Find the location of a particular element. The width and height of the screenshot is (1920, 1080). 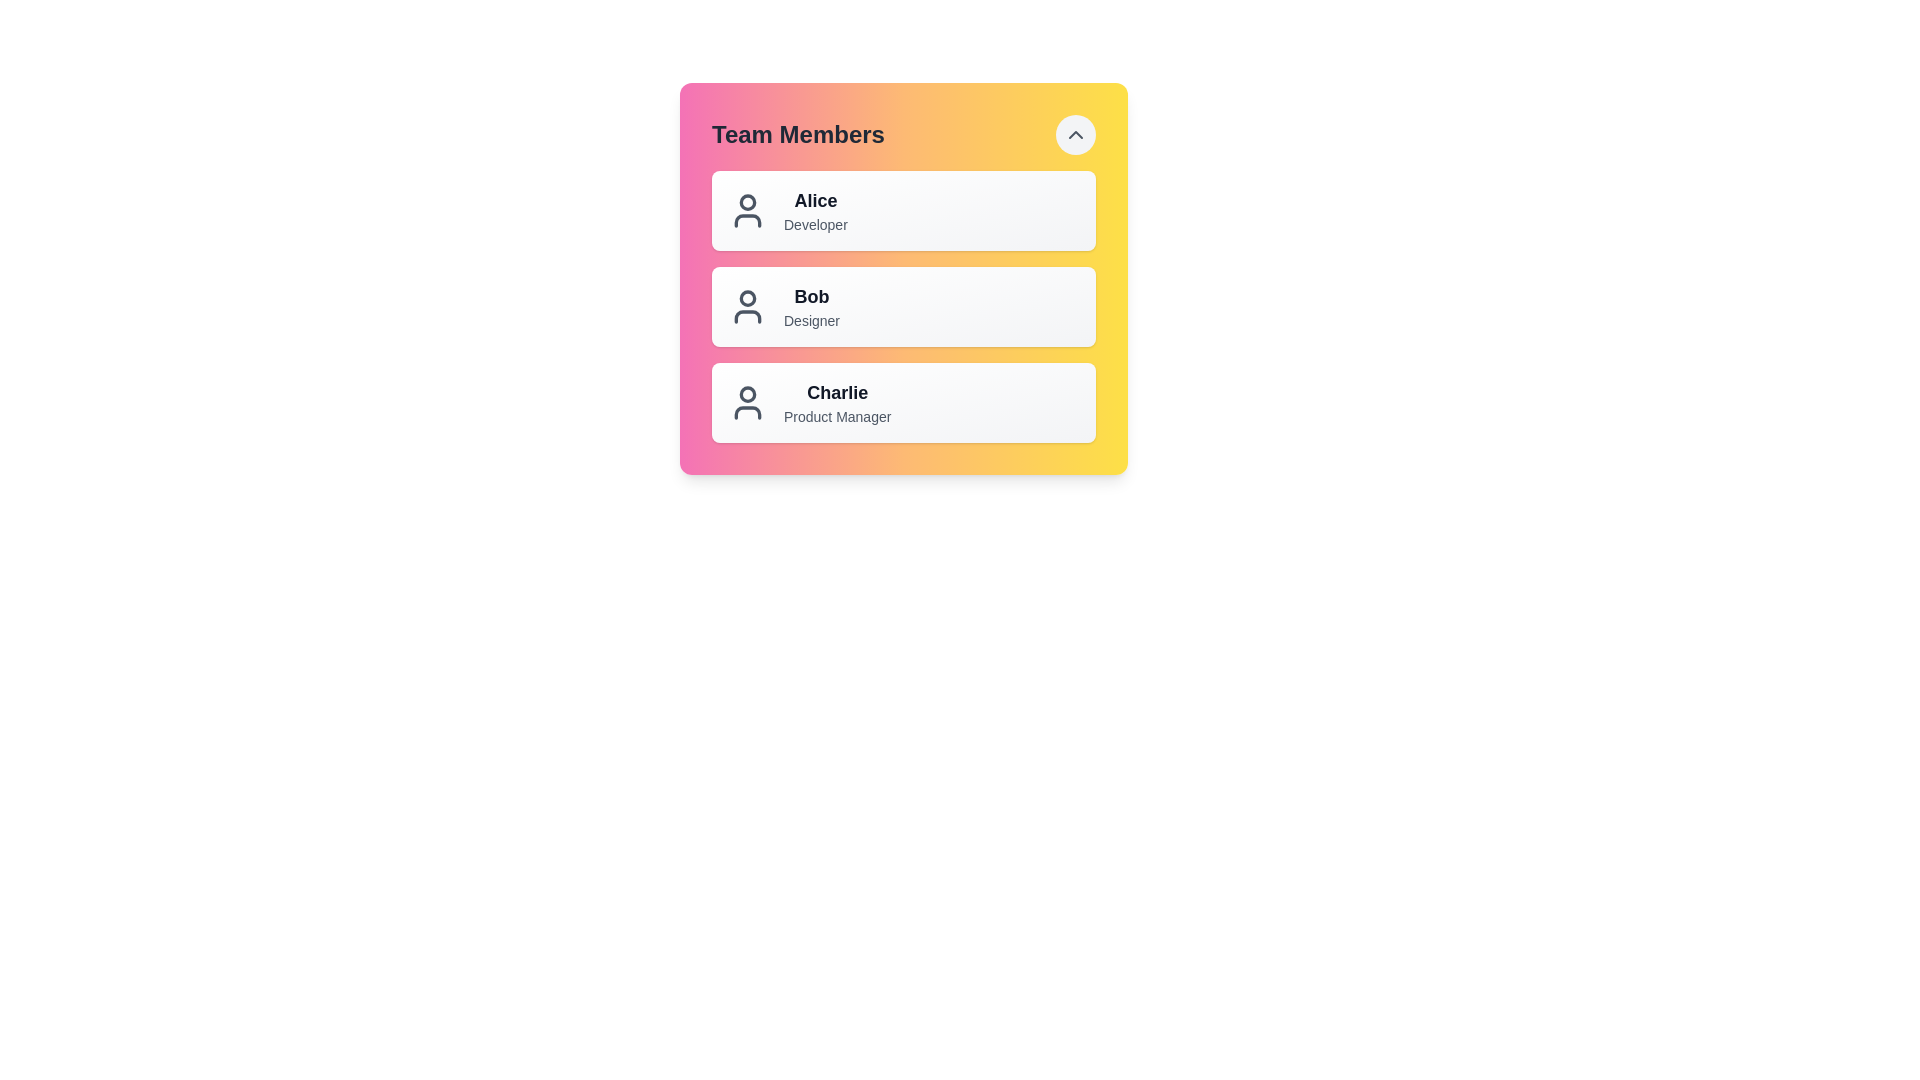

the icon next to Charlie's name is located at coordinates (747, 402).